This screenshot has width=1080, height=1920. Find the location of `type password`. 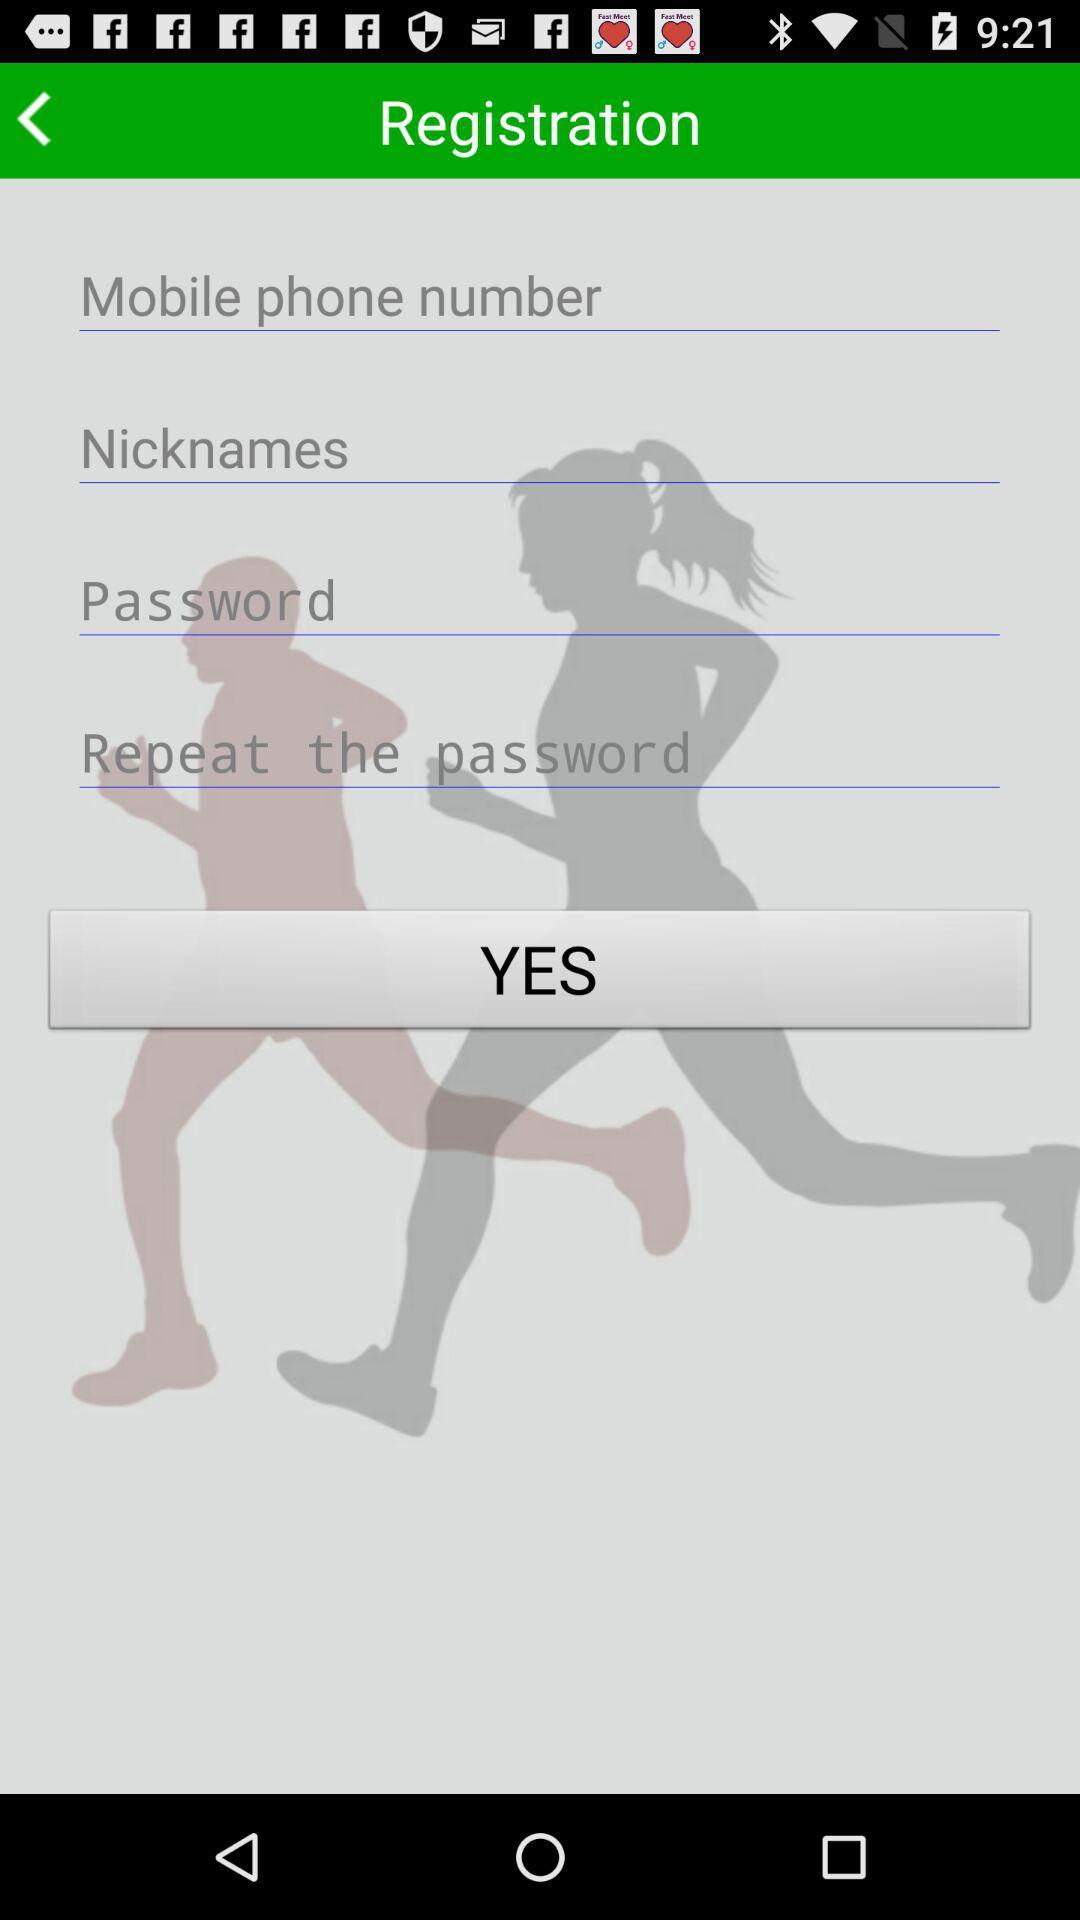

type password is located at coordinates (540, 597).